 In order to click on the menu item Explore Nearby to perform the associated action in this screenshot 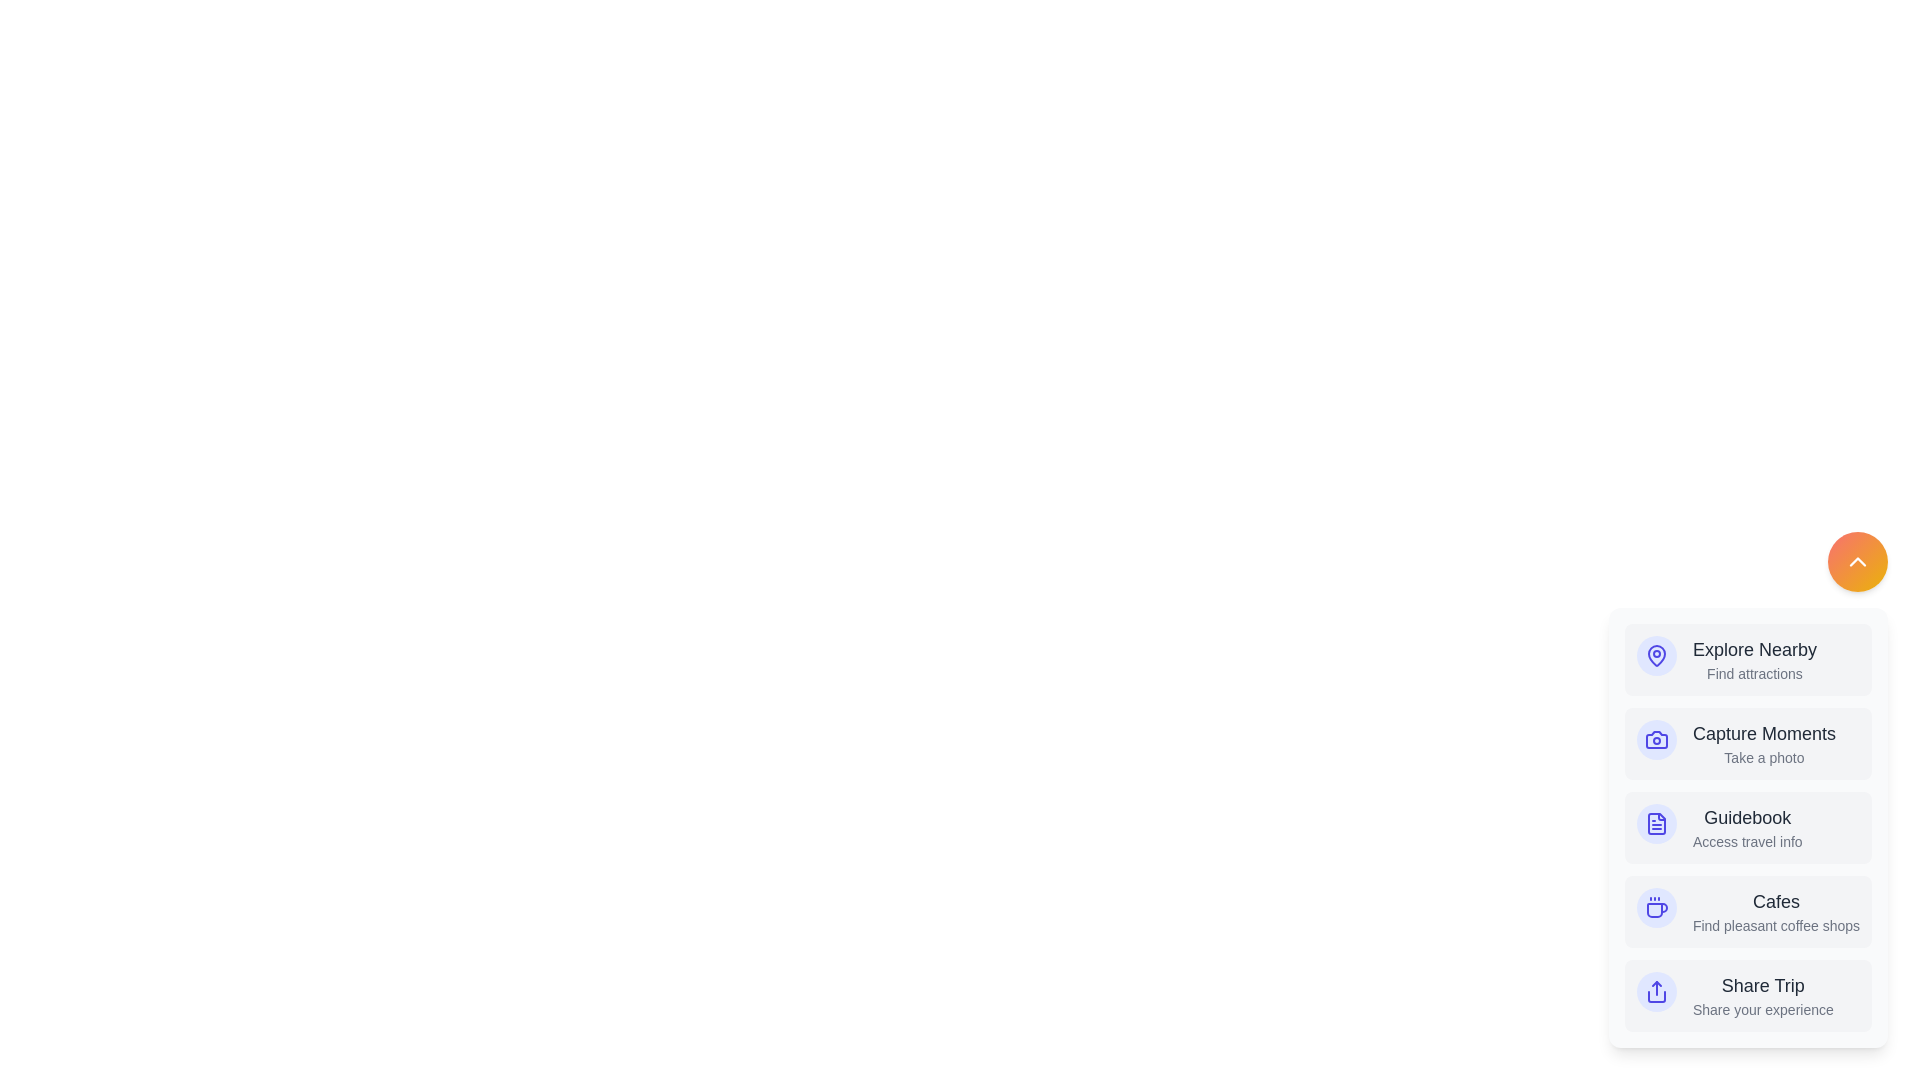, I will do `click(1746, 659)`.